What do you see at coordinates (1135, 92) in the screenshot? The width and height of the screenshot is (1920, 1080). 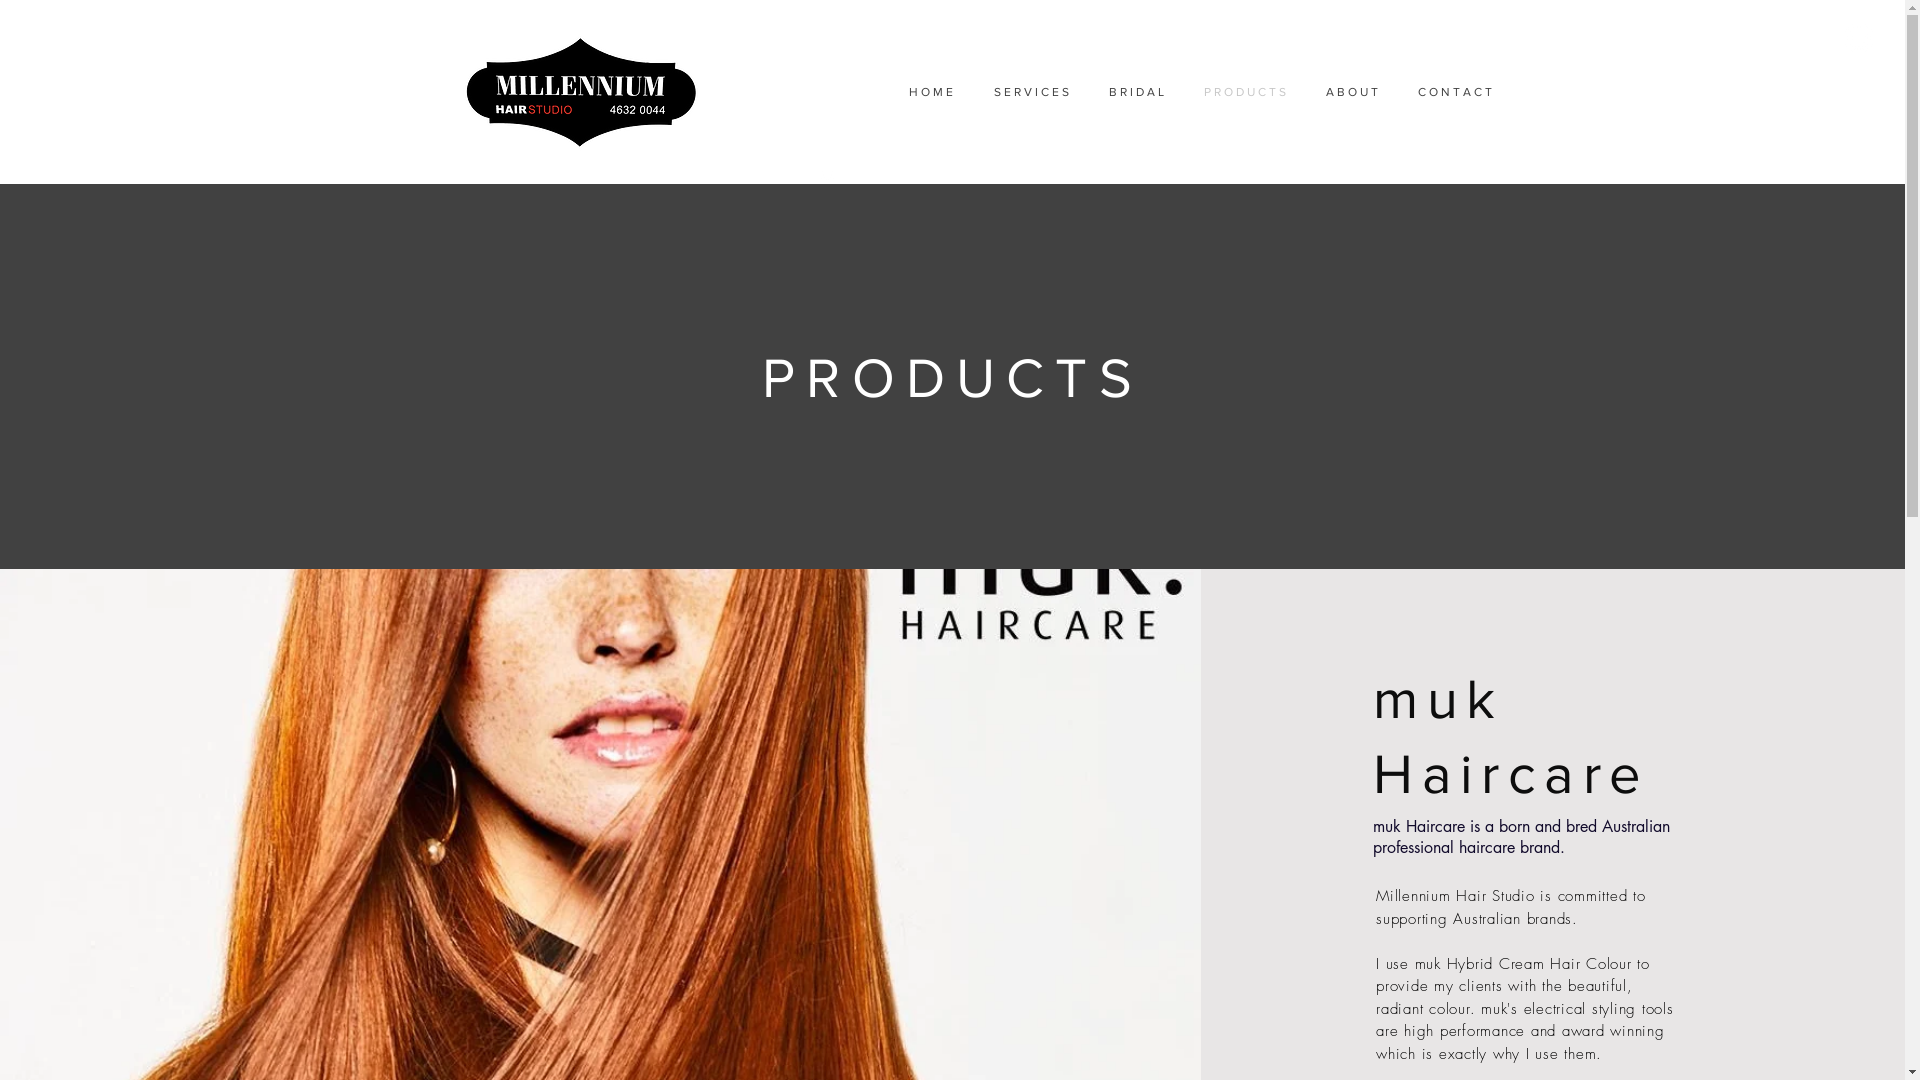 I see `'B R I D A L'` at bounding box center [1135, 92].